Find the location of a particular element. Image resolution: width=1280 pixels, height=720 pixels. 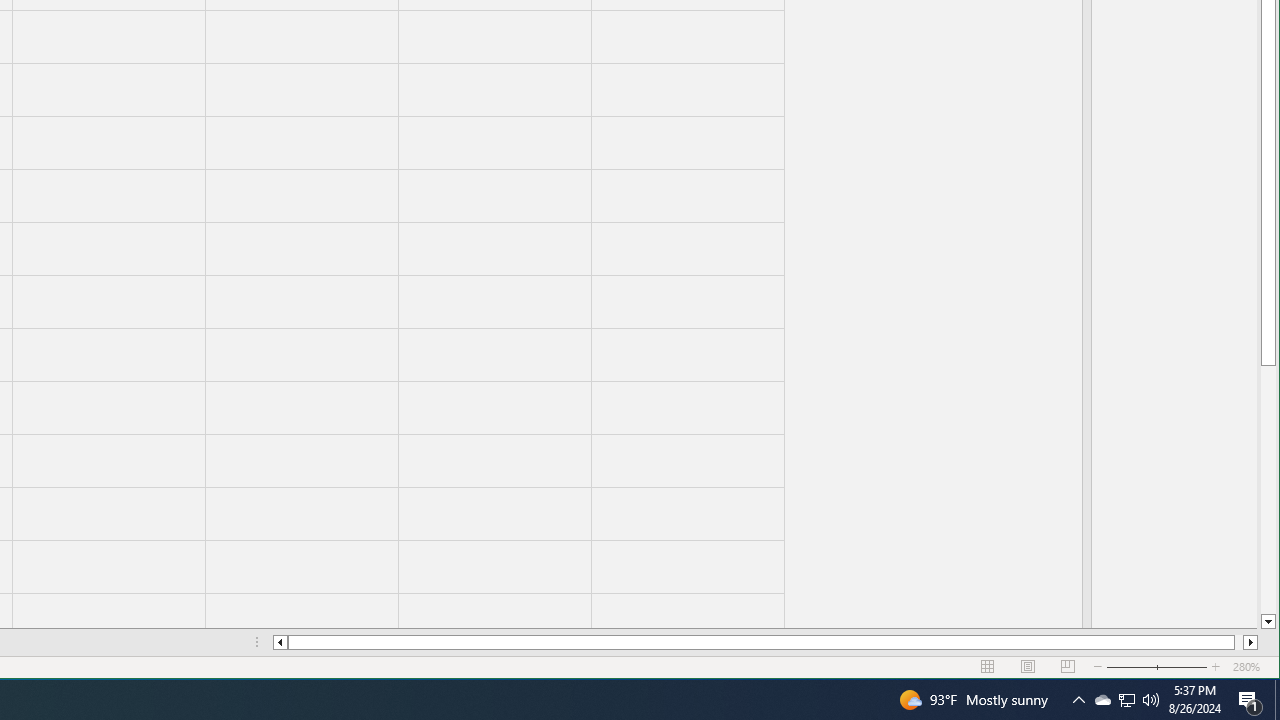

'Action Center, 1 new notification' is located at coordinates (1250, 698).